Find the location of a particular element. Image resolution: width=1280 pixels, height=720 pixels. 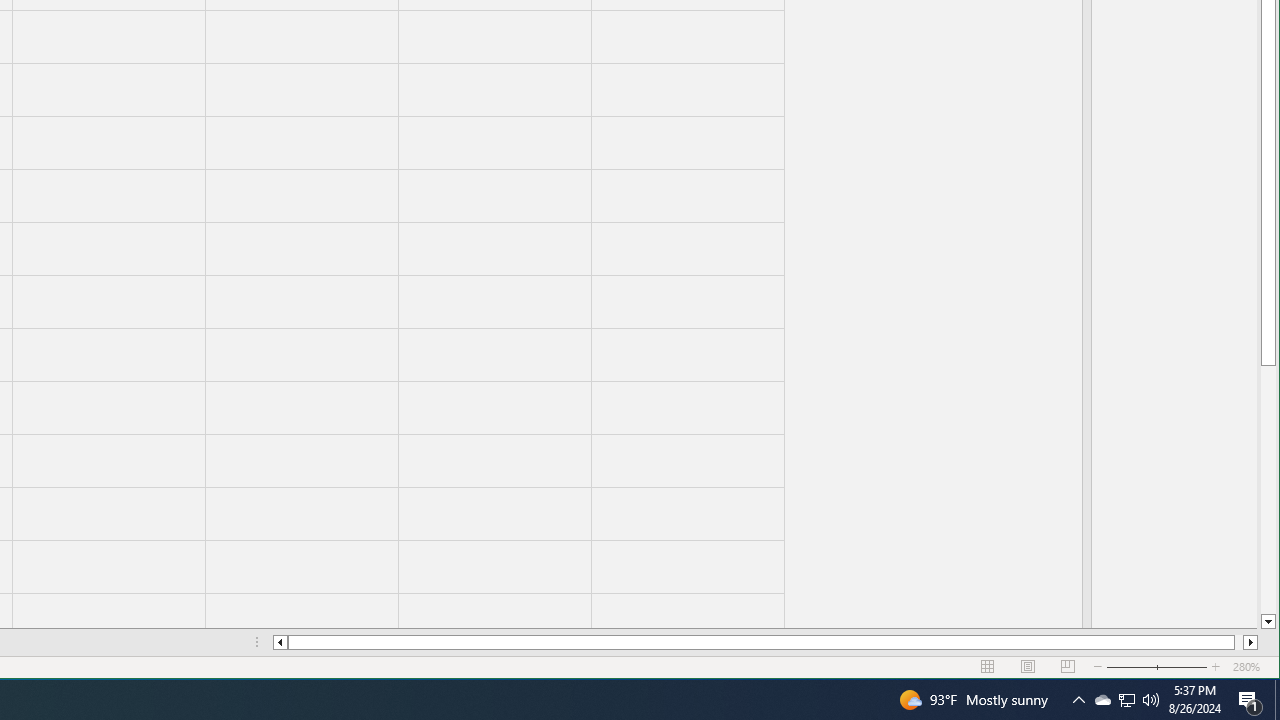

'Action Center, 1 new notification' is located at coordinates (1250, 698).